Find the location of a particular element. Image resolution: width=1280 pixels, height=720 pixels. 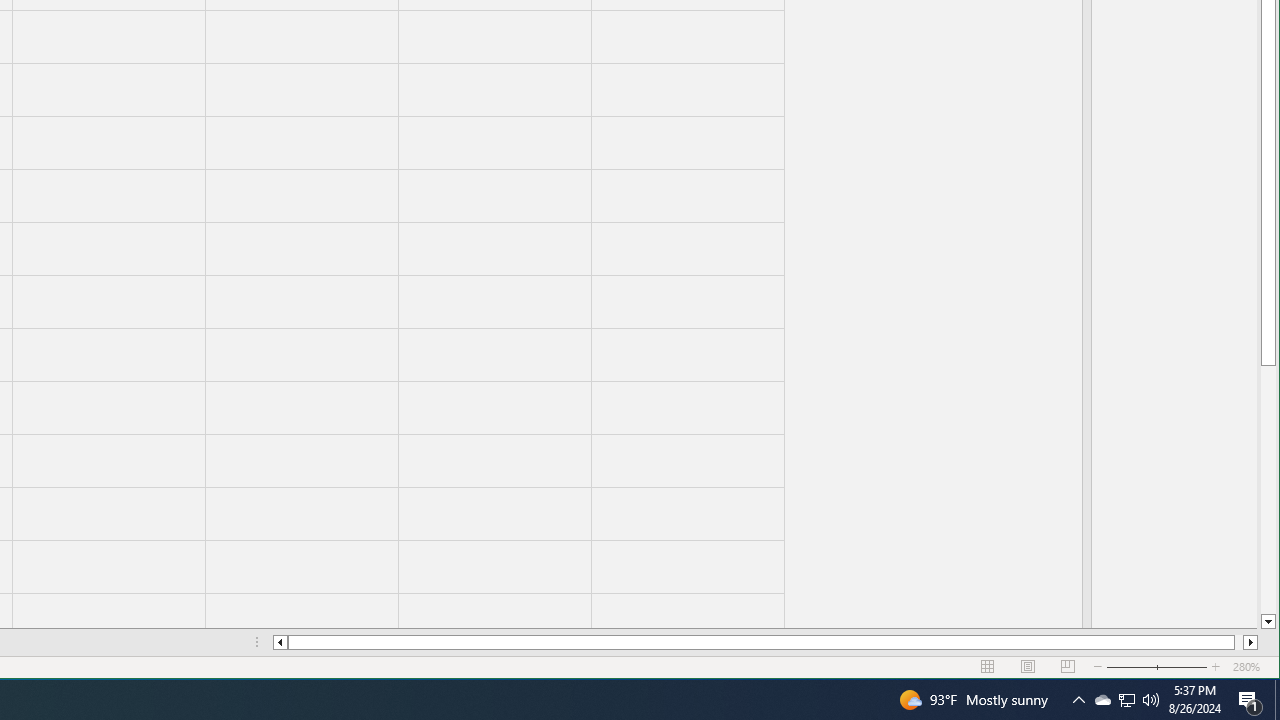

'Action Center, 1 new notification' is located at coordinates (1250, 698).